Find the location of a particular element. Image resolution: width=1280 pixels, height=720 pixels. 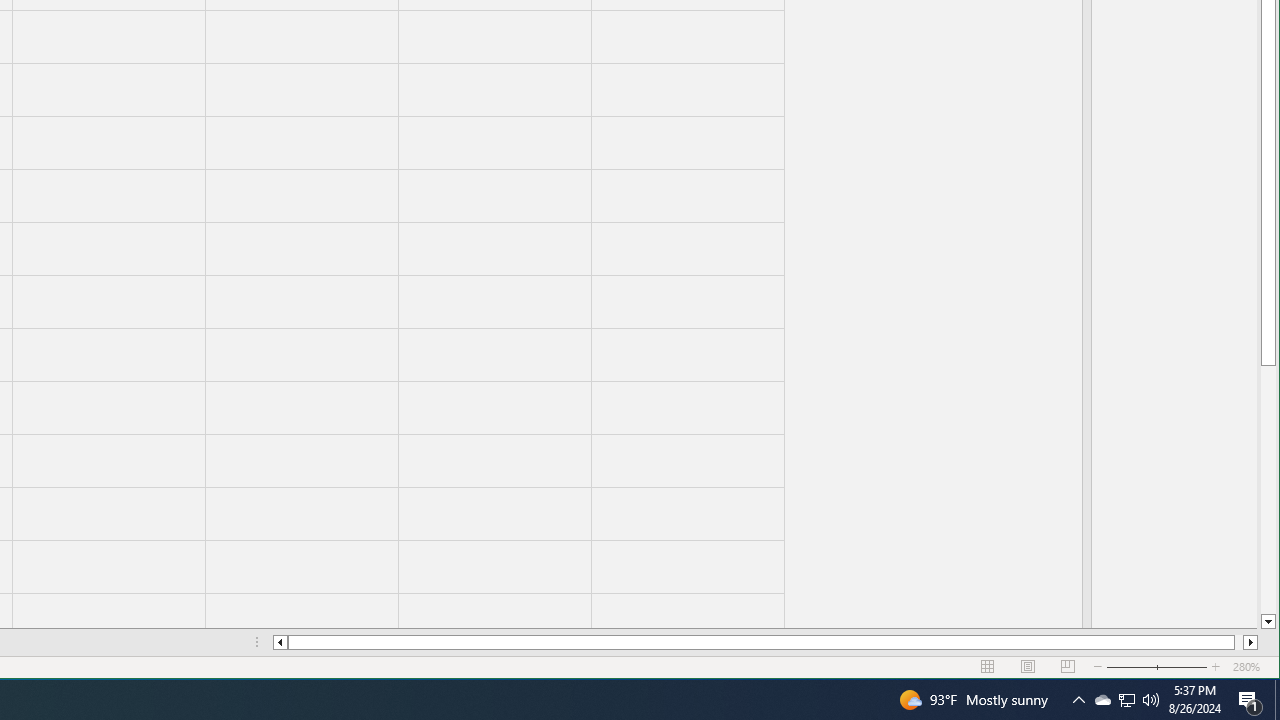

'Action Center, 1 new notification' is located at coordinates (1250, 698).